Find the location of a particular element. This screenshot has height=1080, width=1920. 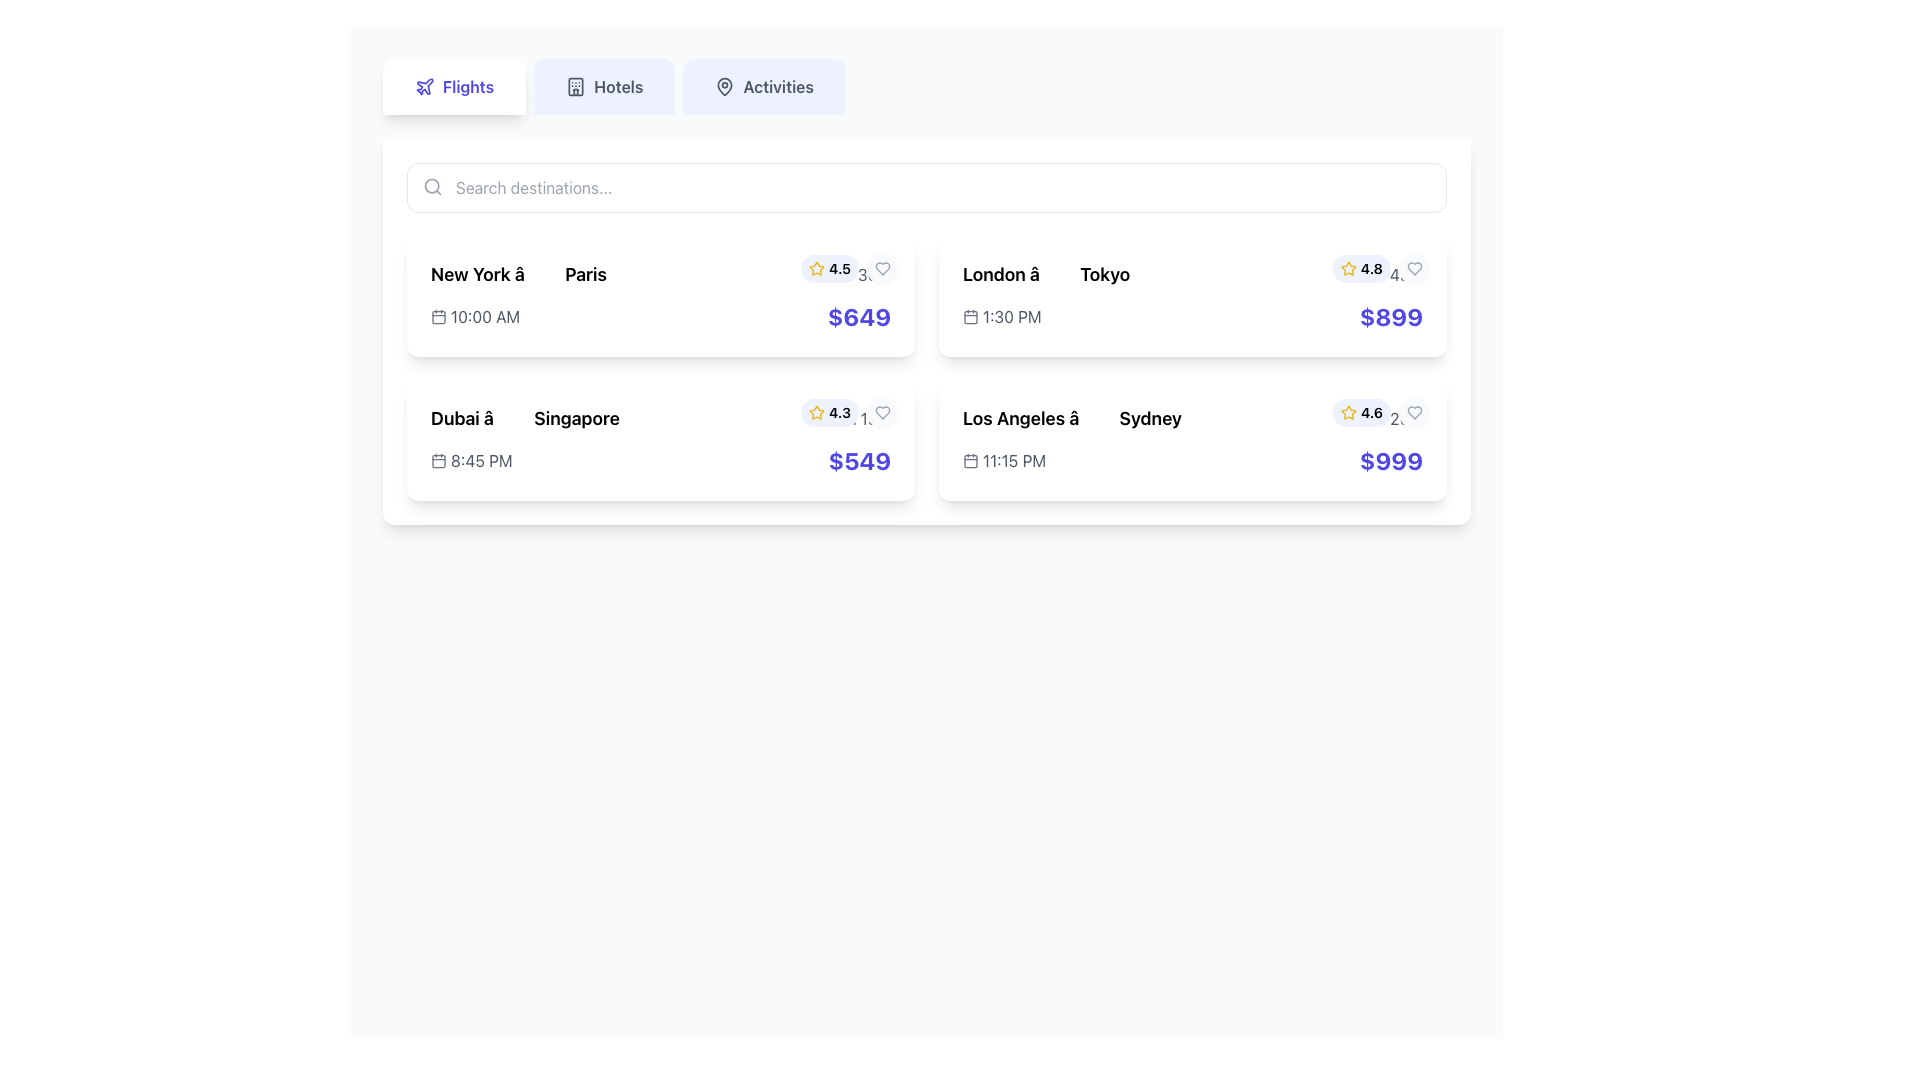

the star icon with a yellow color and thin black outline, located within a light indigo badge that contains the text '4.8' in bold, positioned in the top right section of the 'London to Tokyo' card is located at coordinates (1348, 268).